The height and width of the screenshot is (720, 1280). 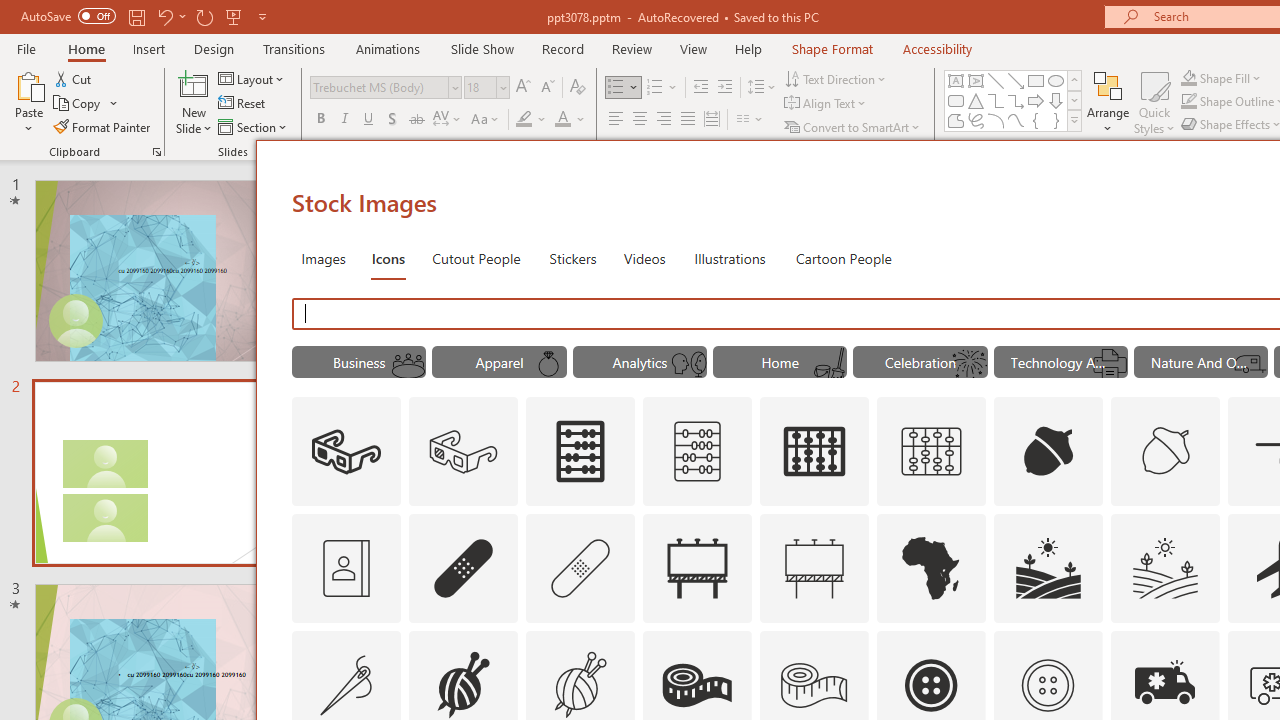 What do you see at coordinates (815, 568) in the screenshot?
I see `'AutomationID: Icons_Advertising_M'` at bounding box center [815, 568].